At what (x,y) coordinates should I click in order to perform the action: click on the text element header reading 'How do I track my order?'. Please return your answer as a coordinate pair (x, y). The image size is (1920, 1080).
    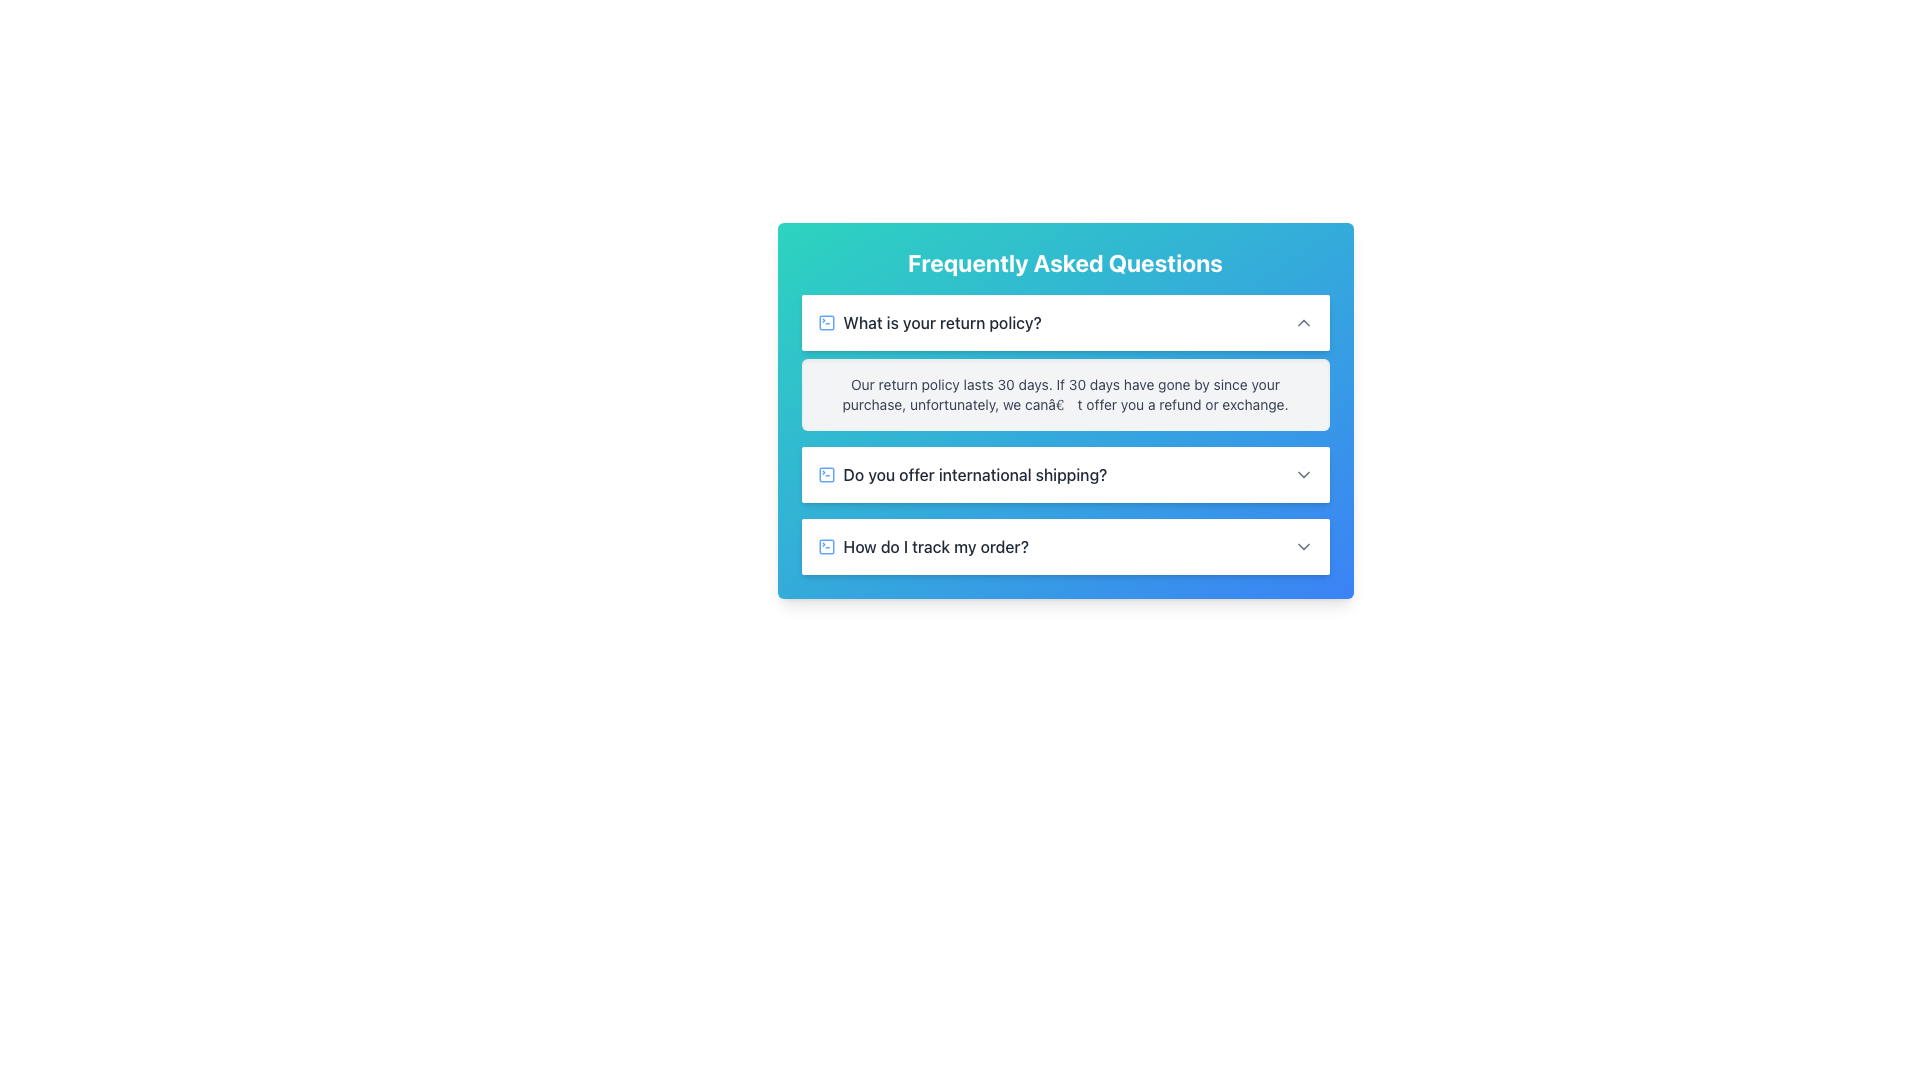
    Looking at the image, I should click on (935, 547).